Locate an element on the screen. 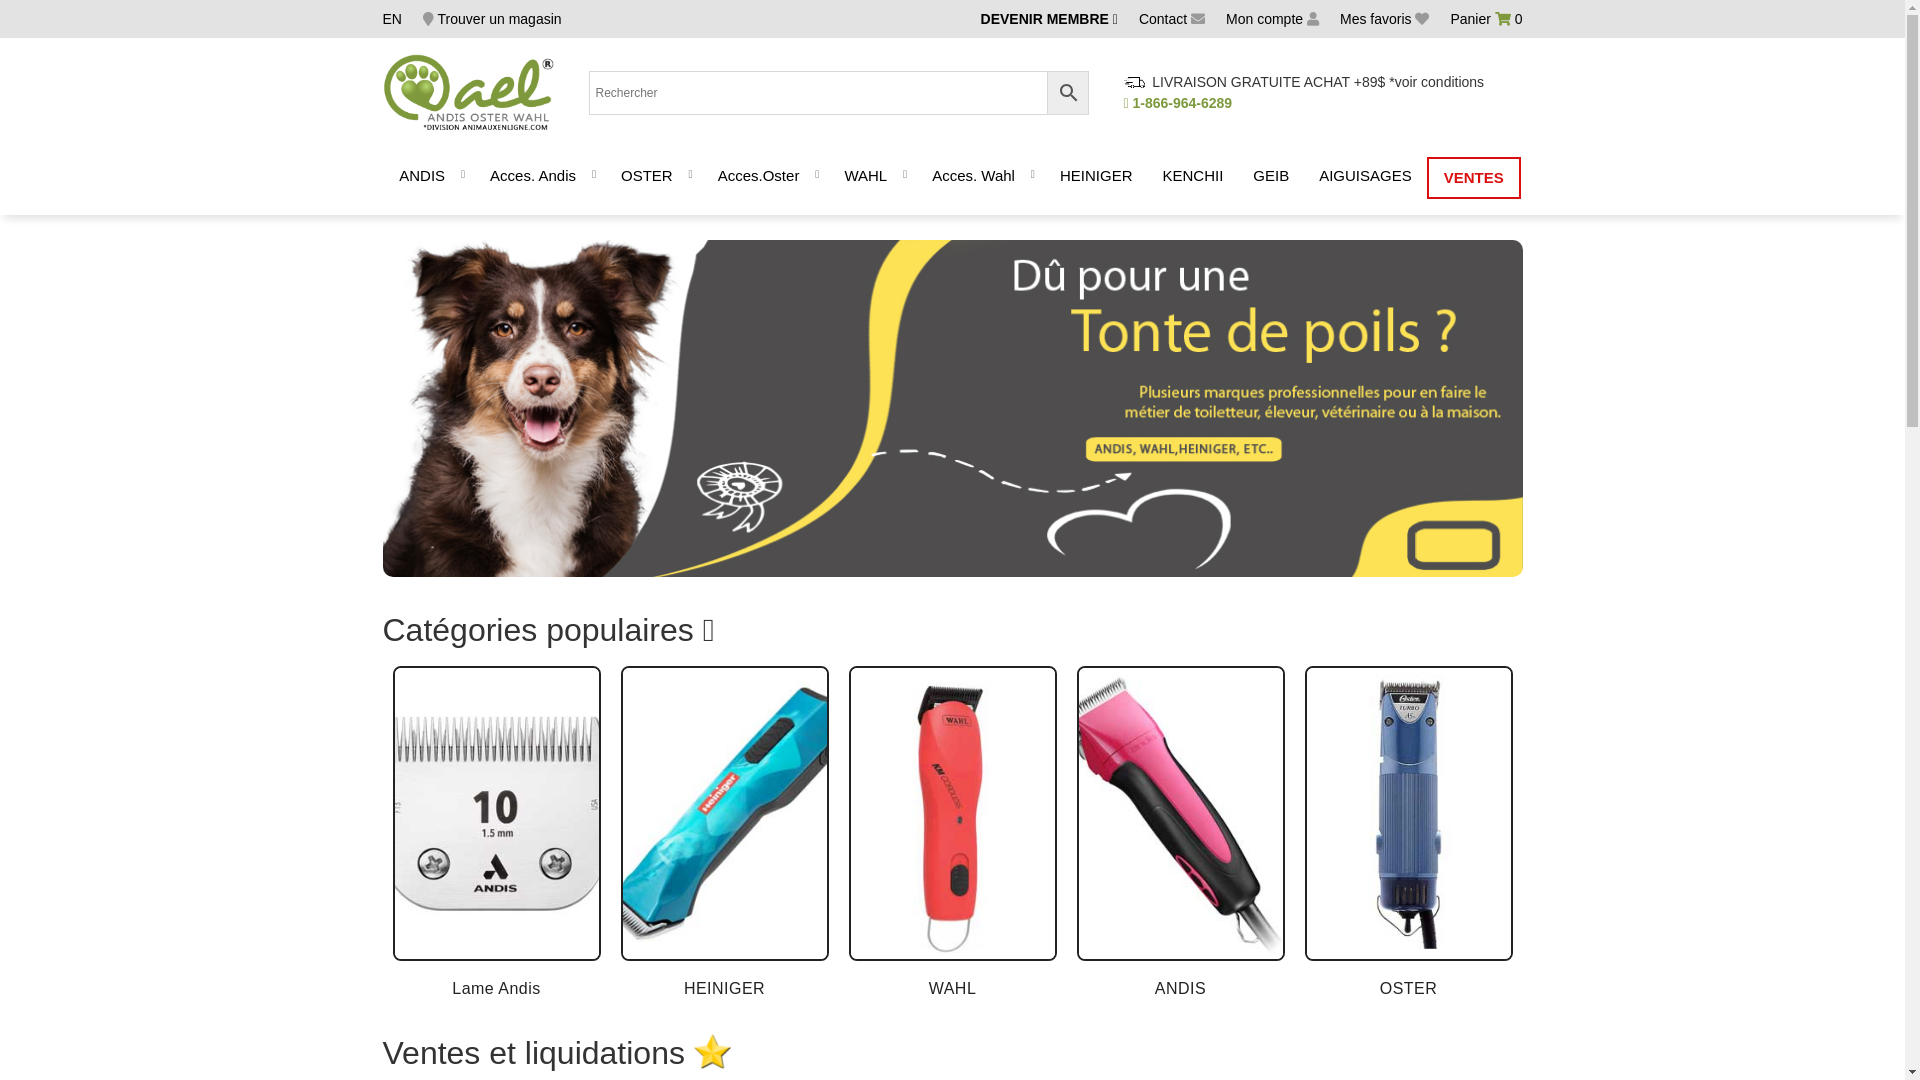  'KENCHII' is located at coordinates (1192, 176).